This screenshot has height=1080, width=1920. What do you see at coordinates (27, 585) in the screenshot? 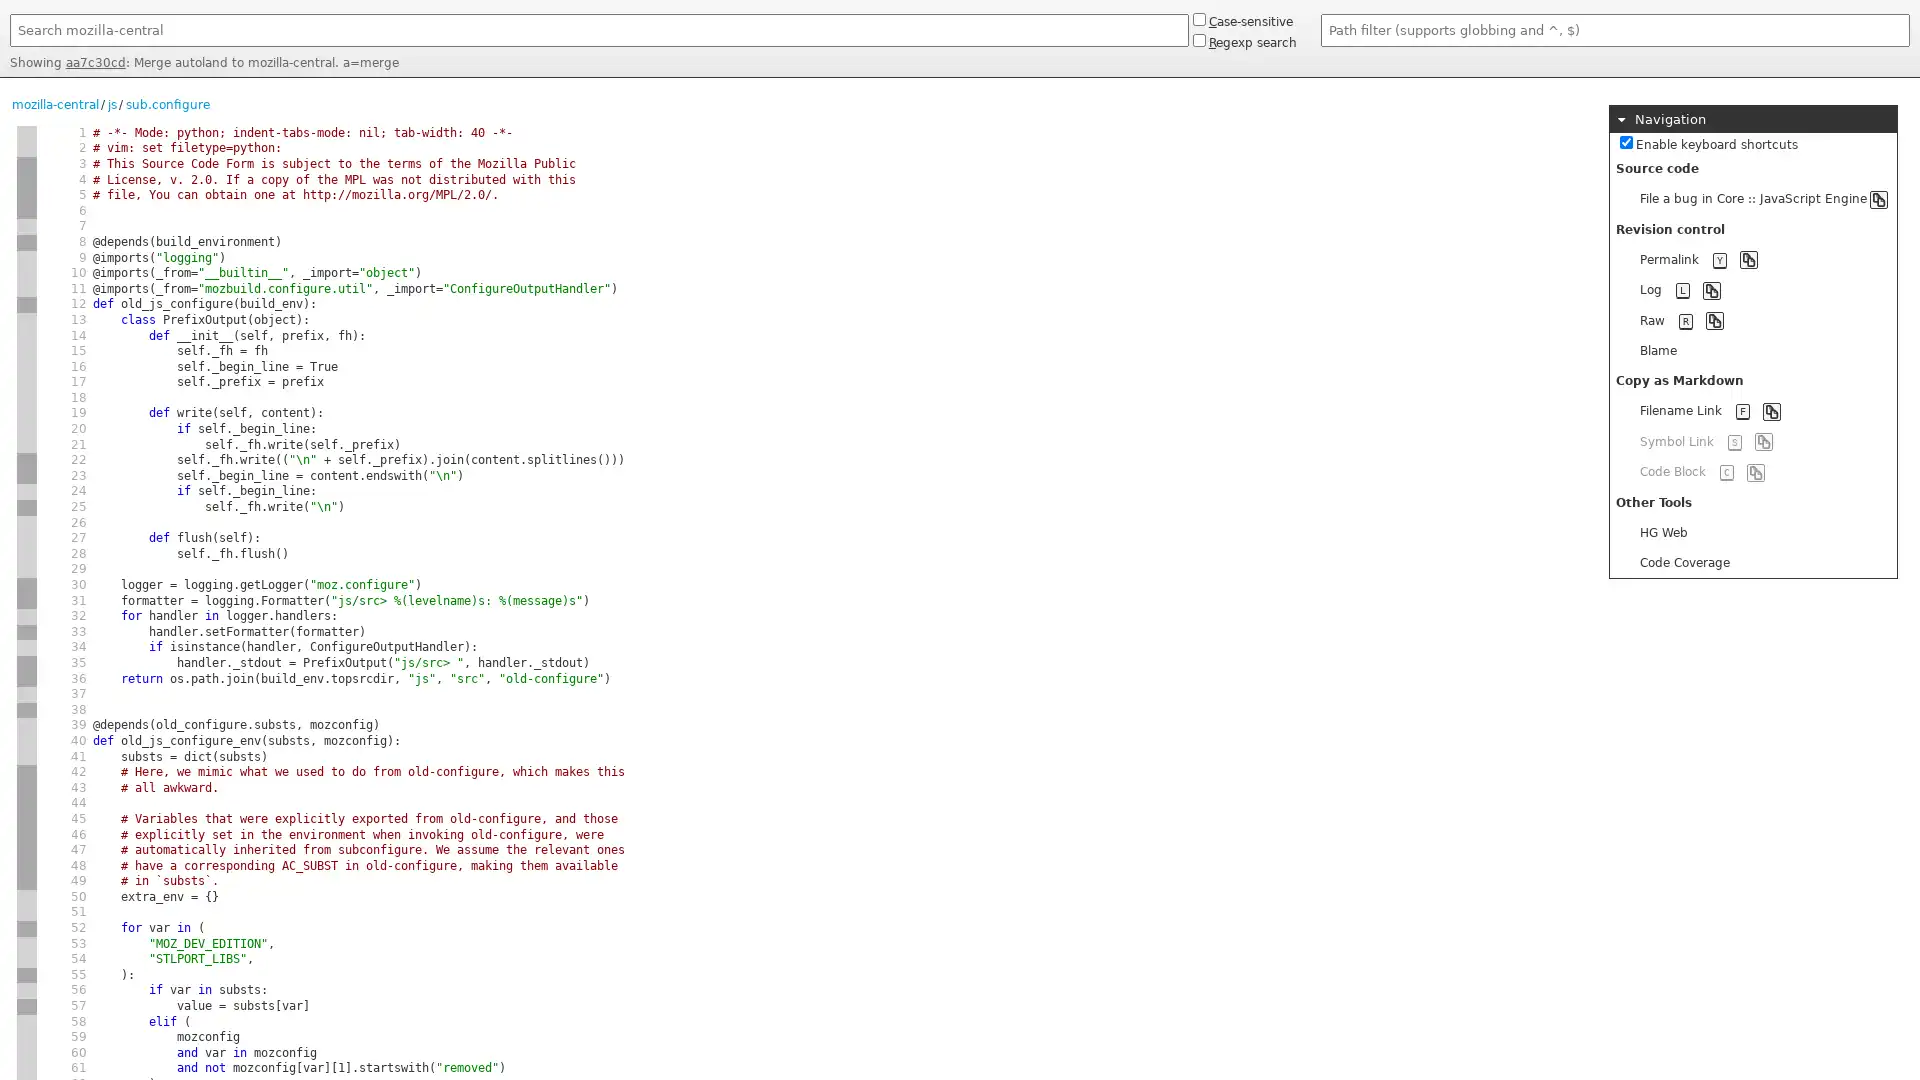
I see `new hash 3` at bounding box center [27, 585].